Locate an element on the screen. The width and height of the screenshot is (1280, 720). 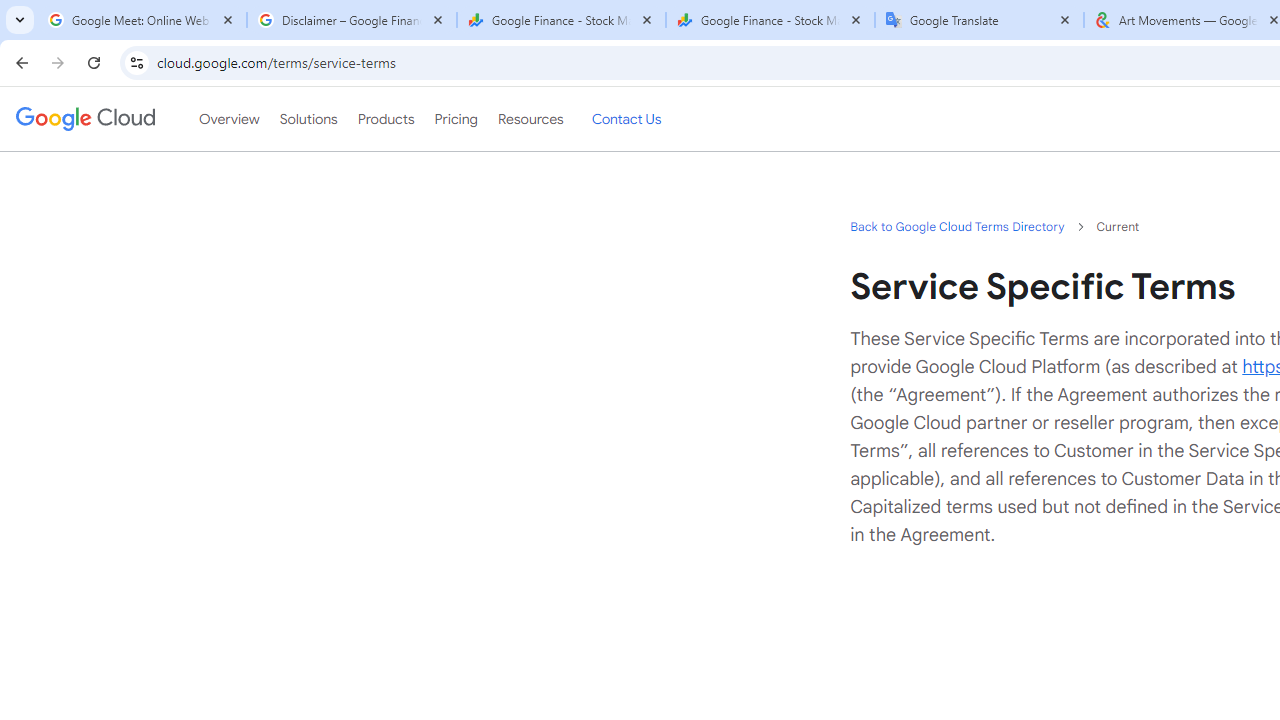
'Google Translate' is located at coordinates (979, 20).